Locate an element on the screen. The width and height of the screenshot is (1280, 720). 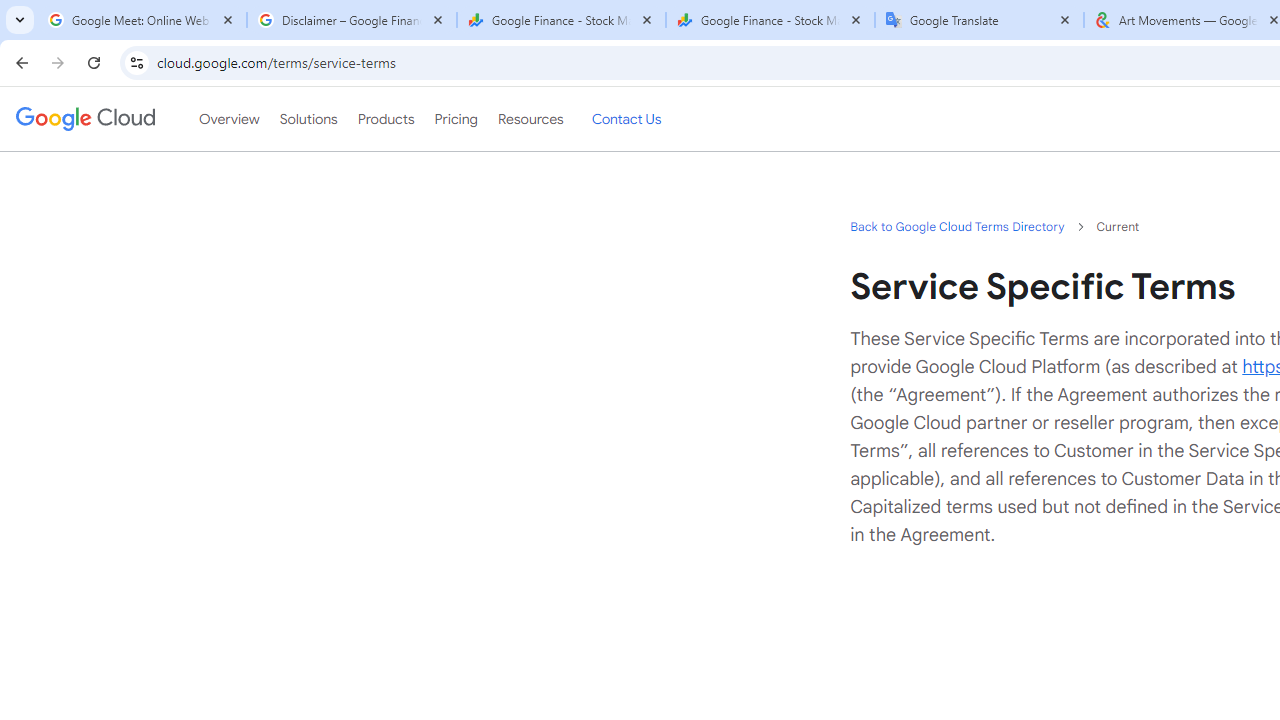
'Google Translate' is located at coordinates (979, 20).